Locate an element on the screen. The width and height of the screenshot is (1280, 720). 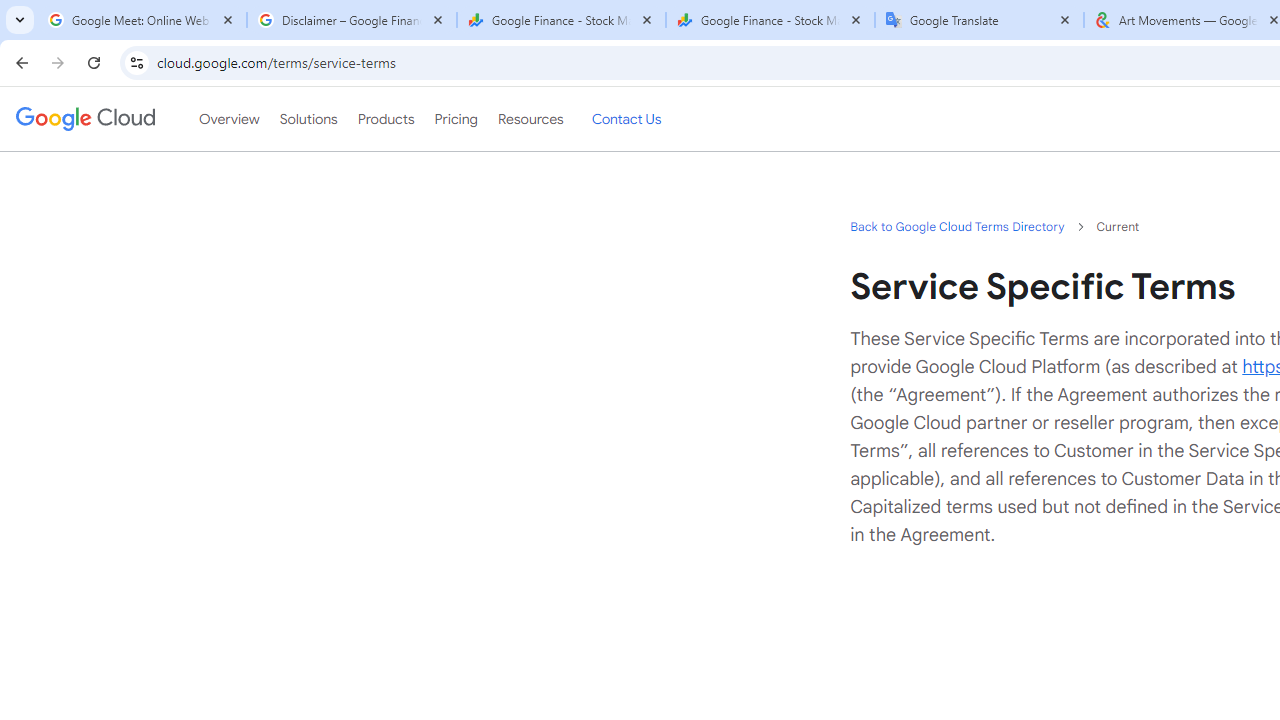
'Google Translate' is located at coordinates (979, 20).